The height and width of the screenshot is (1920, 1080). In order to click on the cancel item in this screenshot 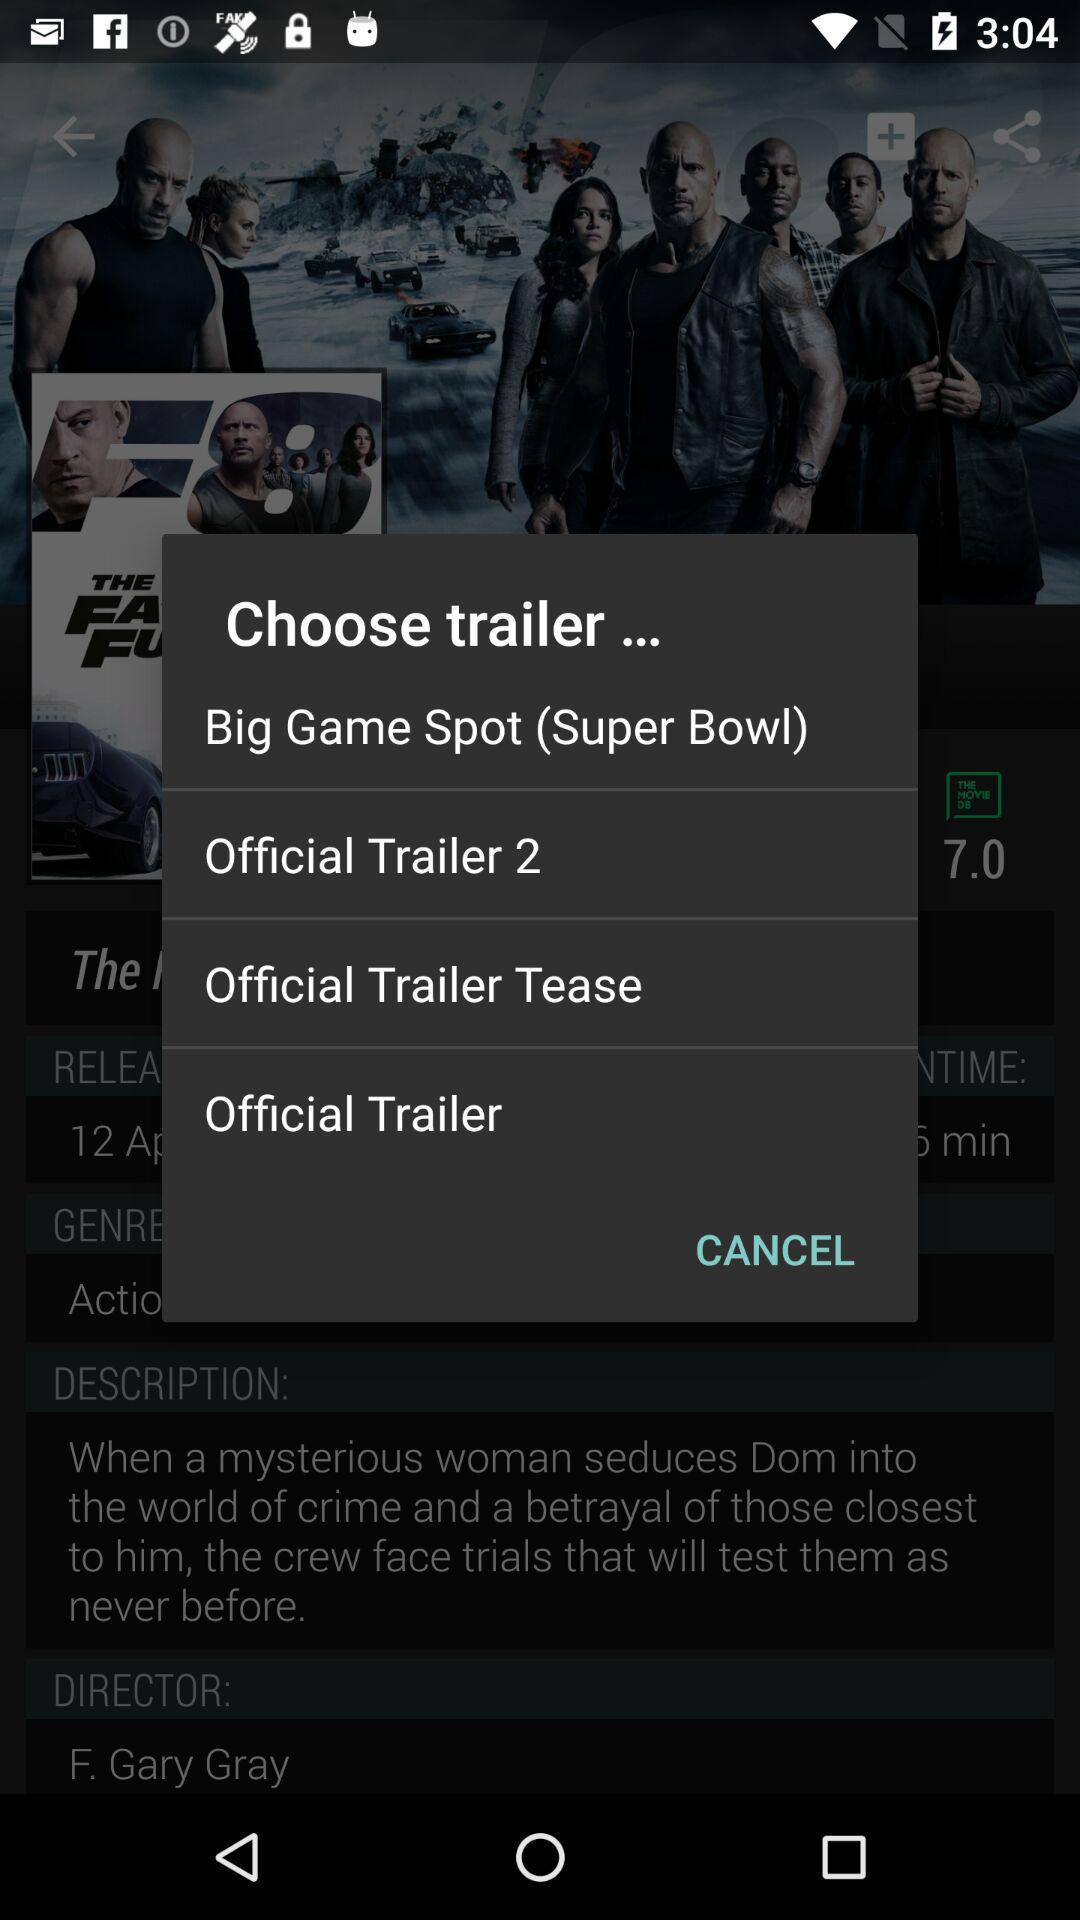, I will do `click(774, 1247)`.